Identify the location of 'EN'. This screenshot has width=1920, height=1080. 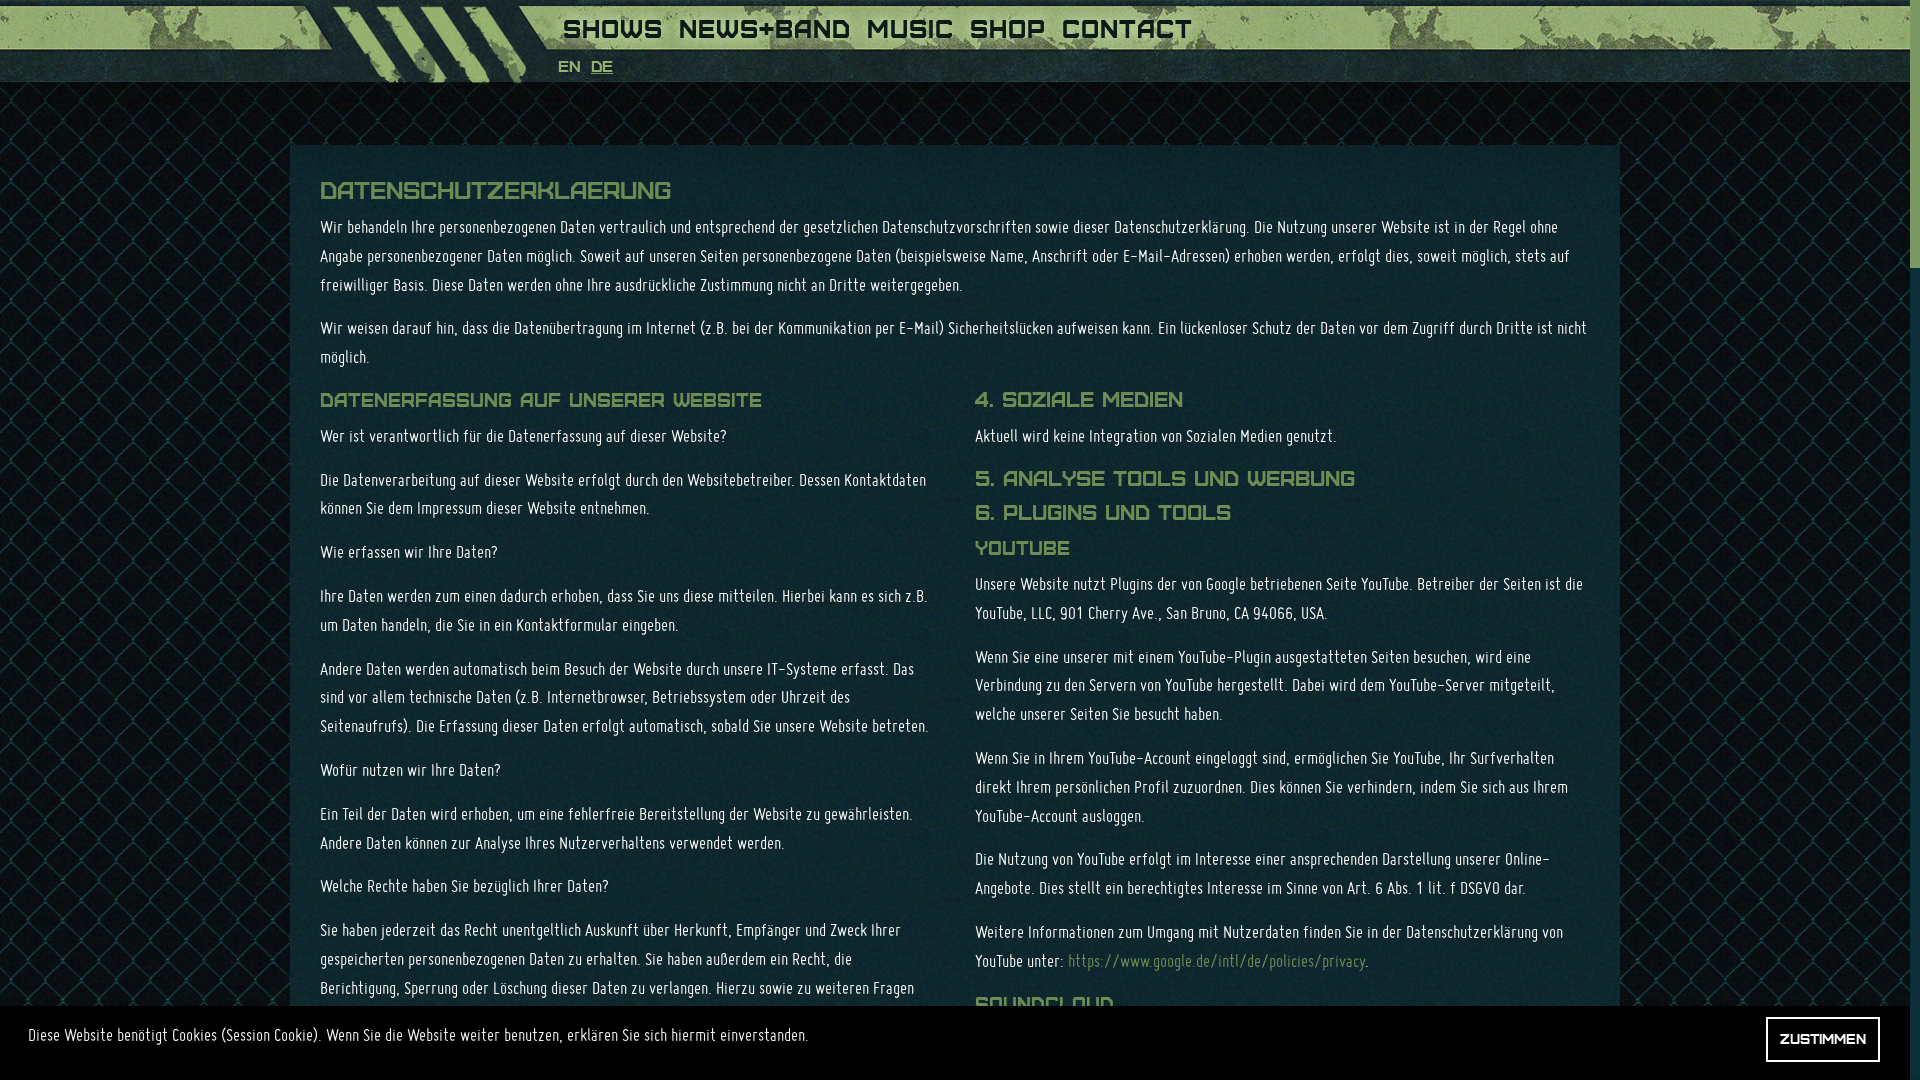
(568, 65).